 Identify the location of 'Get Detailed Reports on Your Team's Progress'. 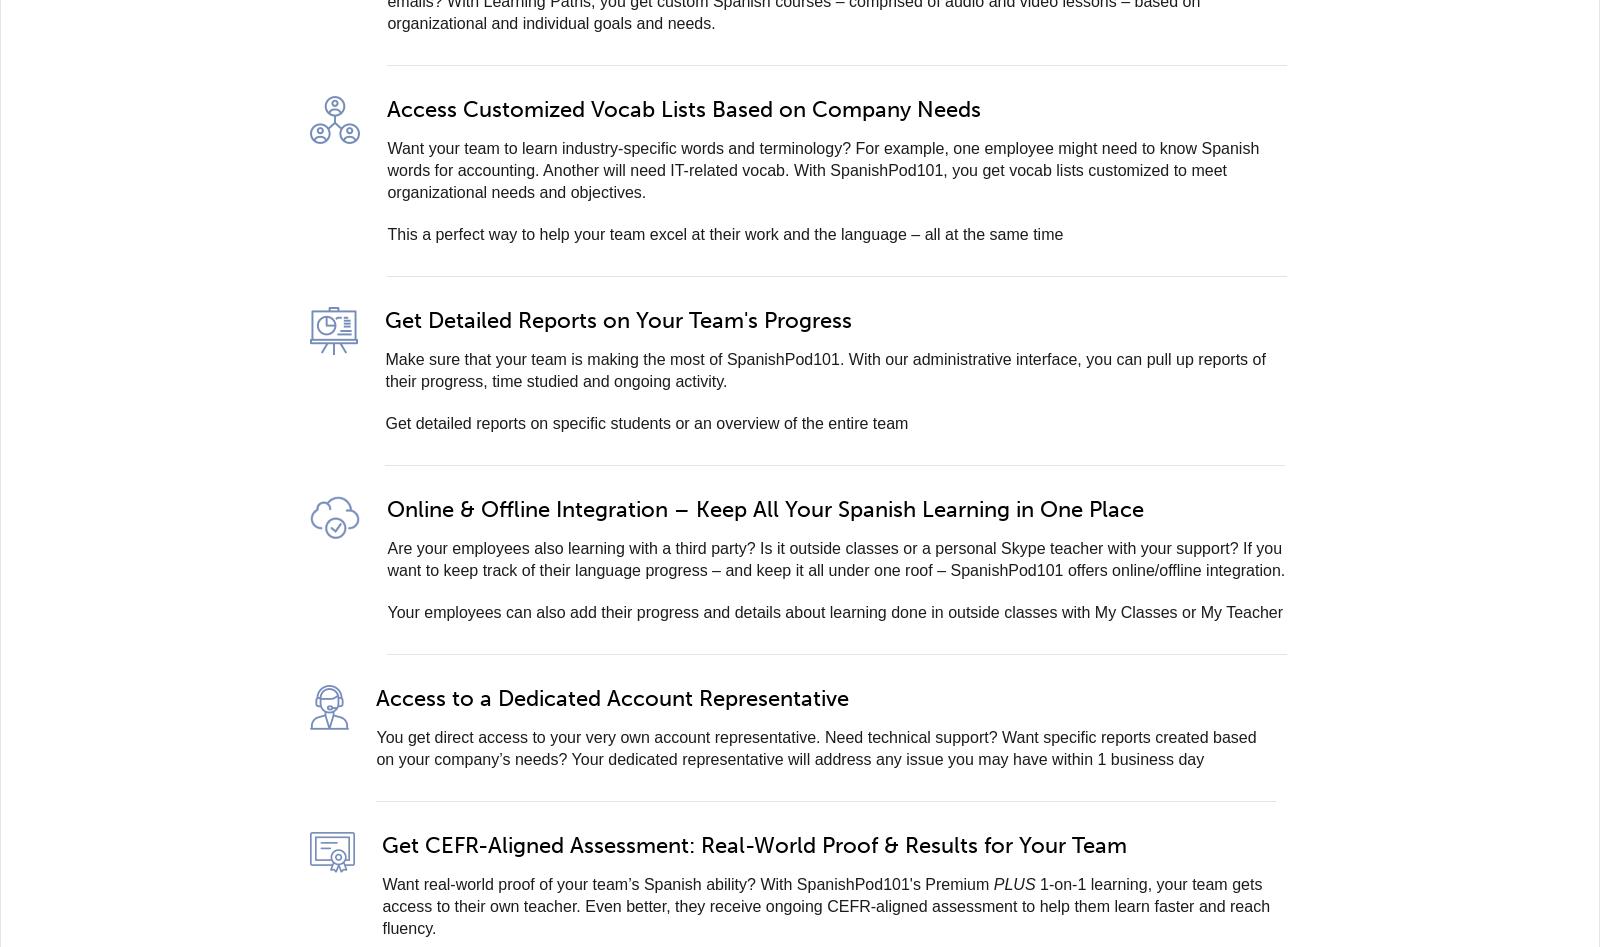
(618, 319).